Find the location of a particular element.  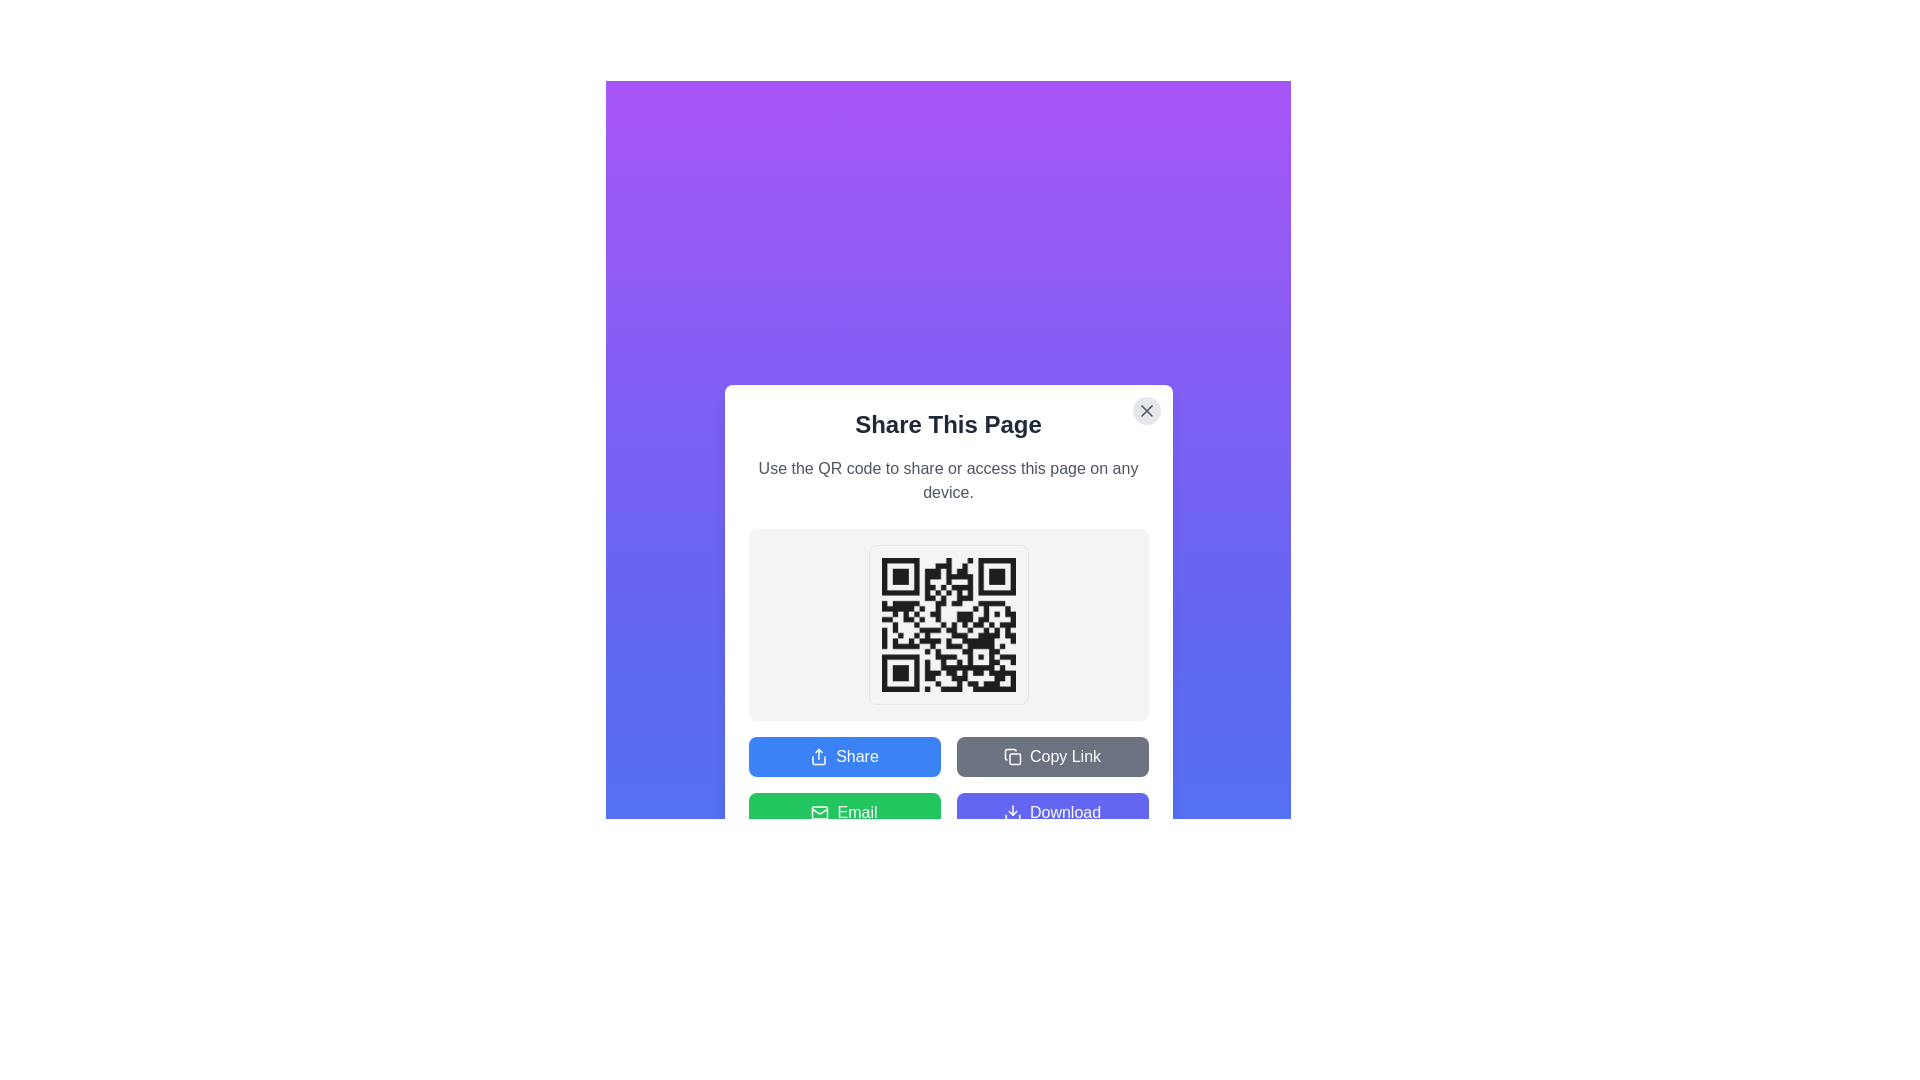

the blue 'Share' button with an upward arrow icon is located at coordinates (844, 756).